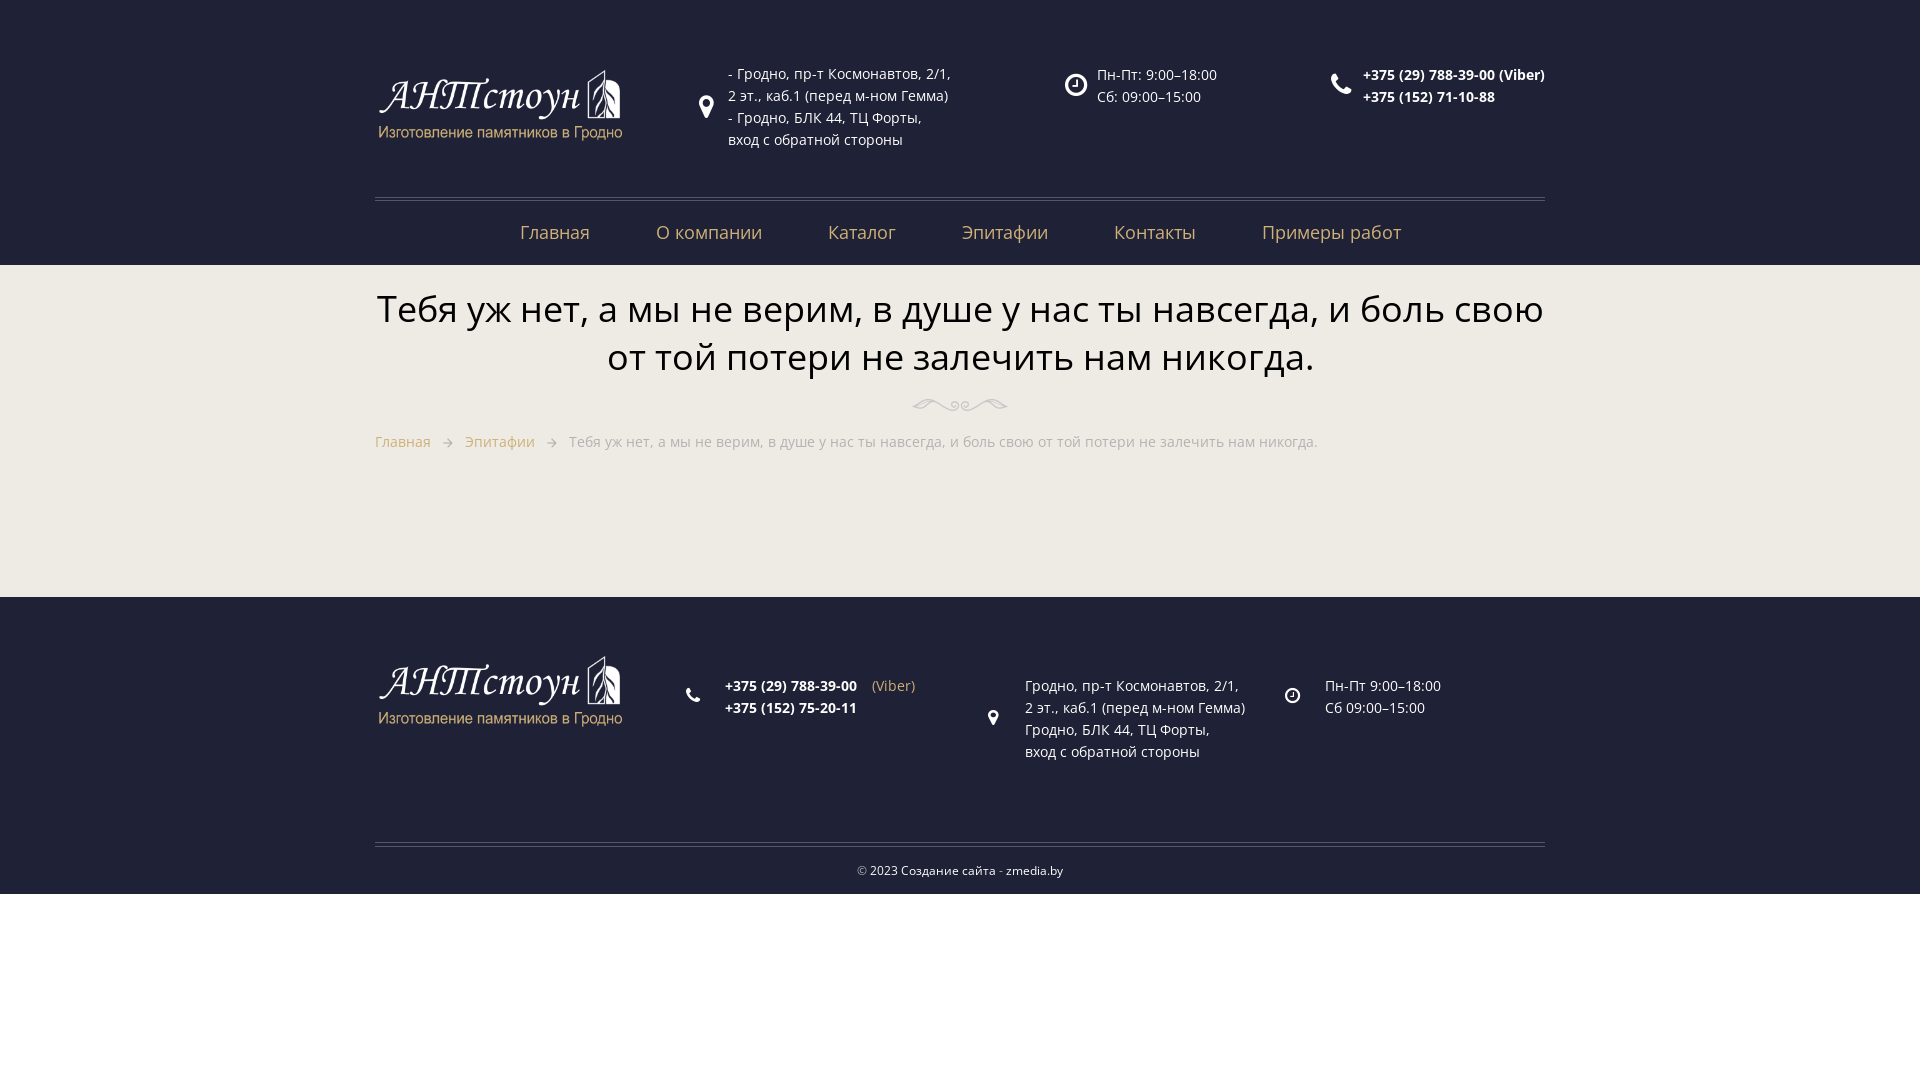  Describe the element at coordinates (1362, 72) in the screenshot. I see `'+375 (29) 788-39-00 (Viber)'` at that location.